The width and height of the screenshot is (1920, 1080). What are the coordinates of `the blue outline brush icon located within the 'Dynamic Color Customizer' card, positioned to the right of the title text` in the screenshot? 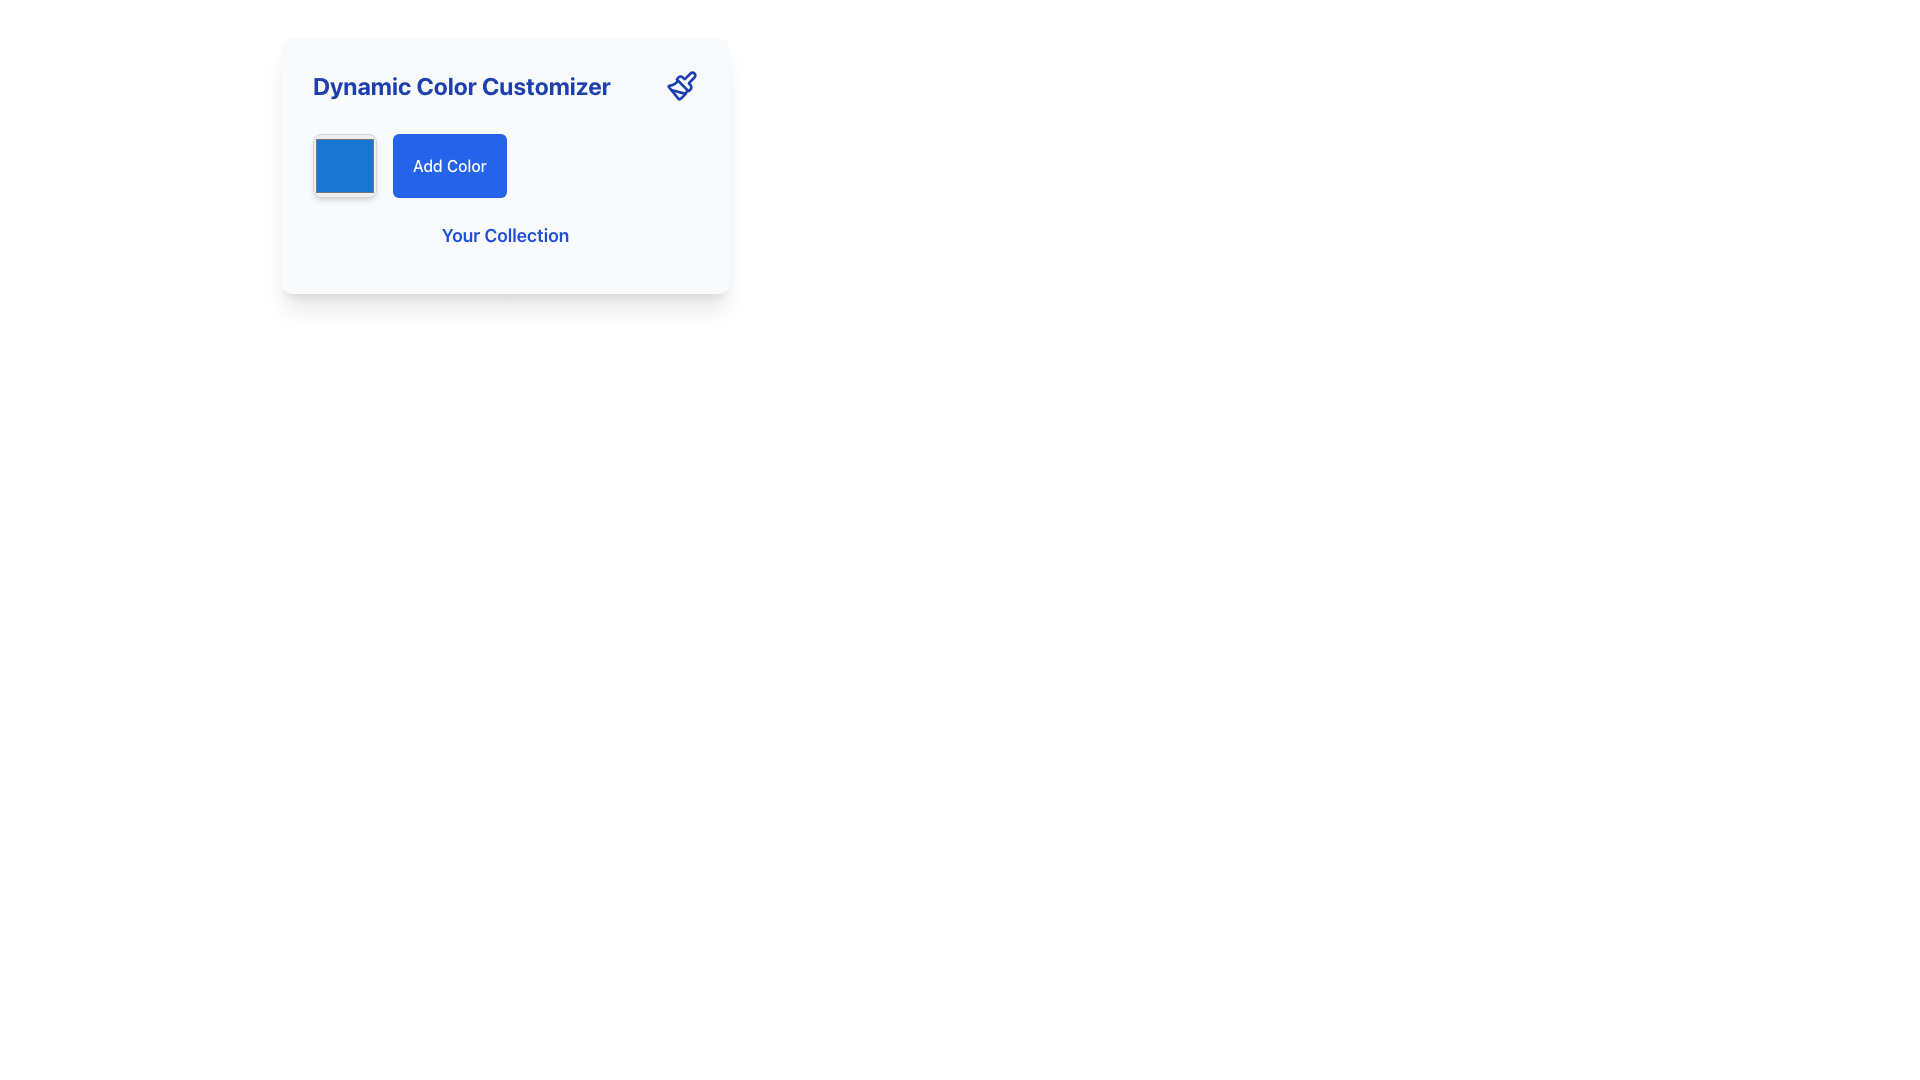 It's located at (686, 80).